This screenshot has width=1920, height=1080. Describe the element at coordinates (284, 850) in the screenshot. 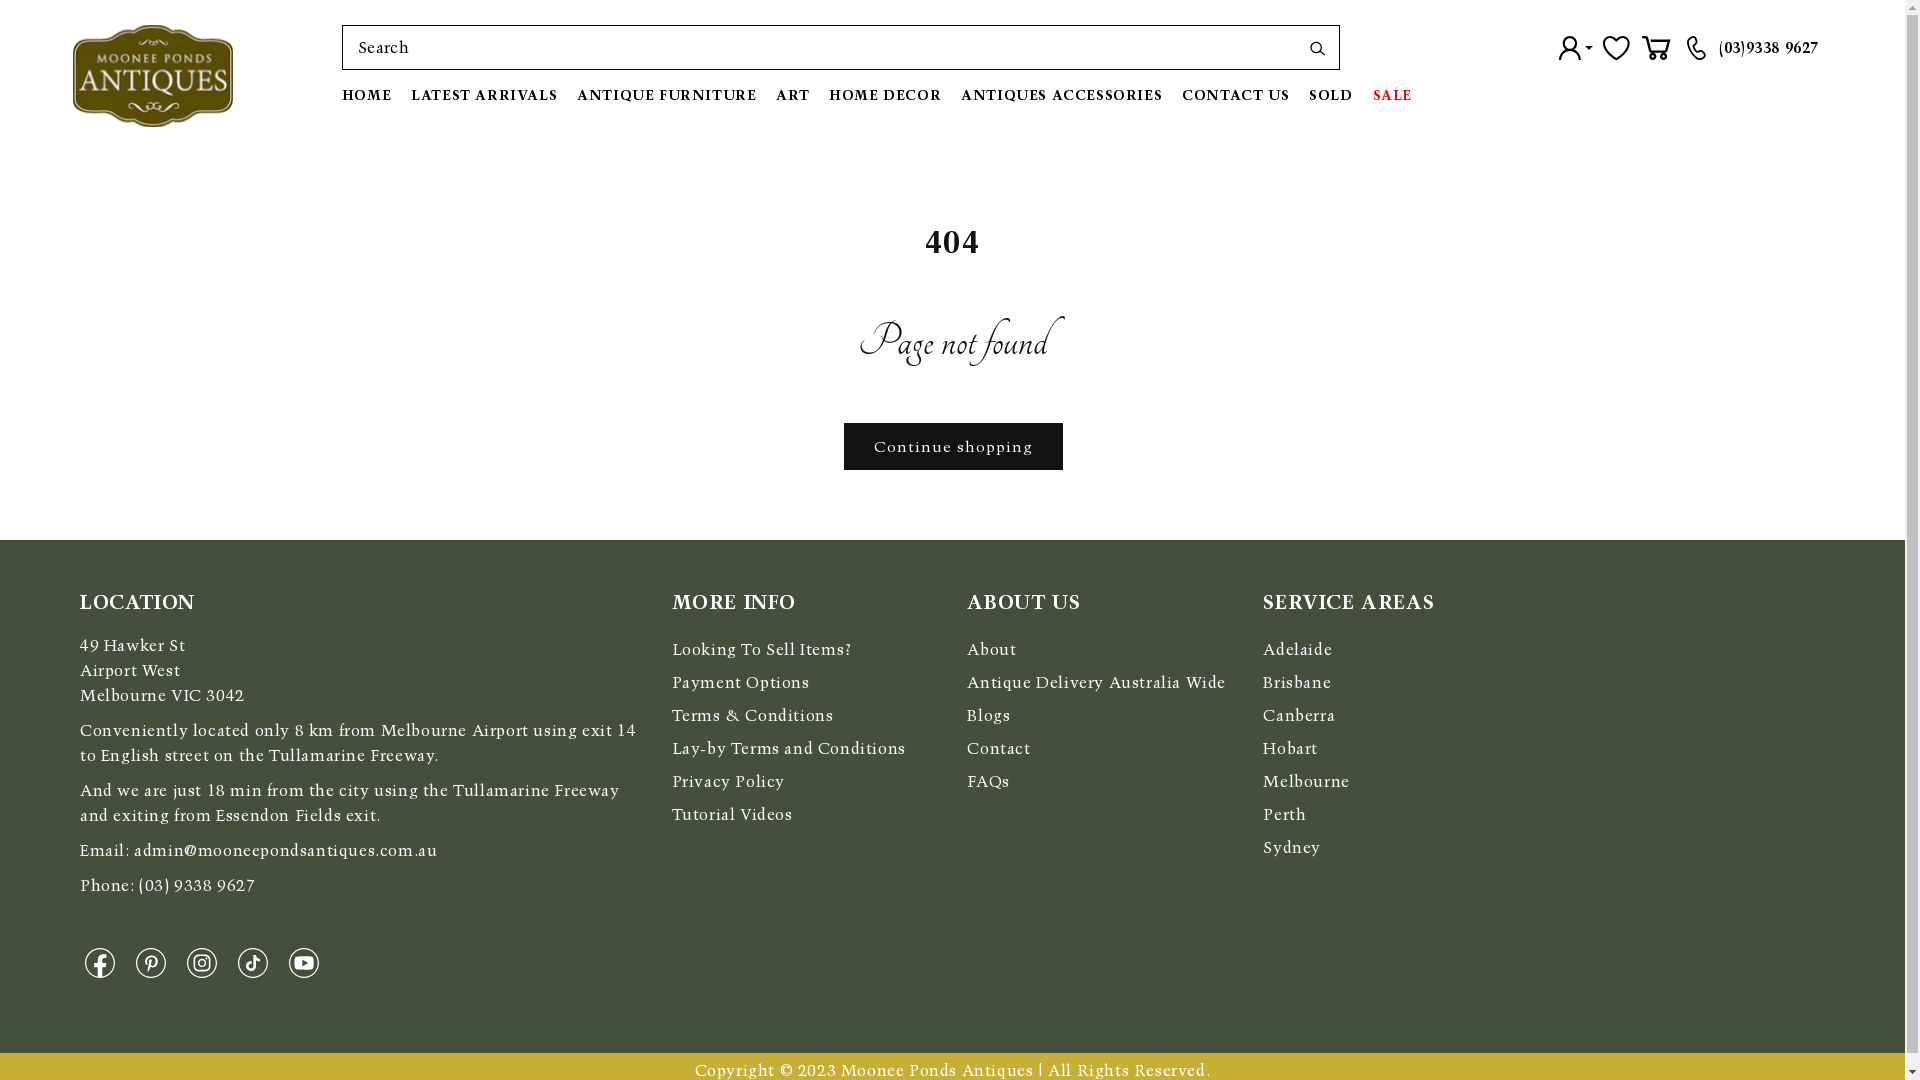

I see `'admin@mooneepondsantiques.com.au'` at that location.